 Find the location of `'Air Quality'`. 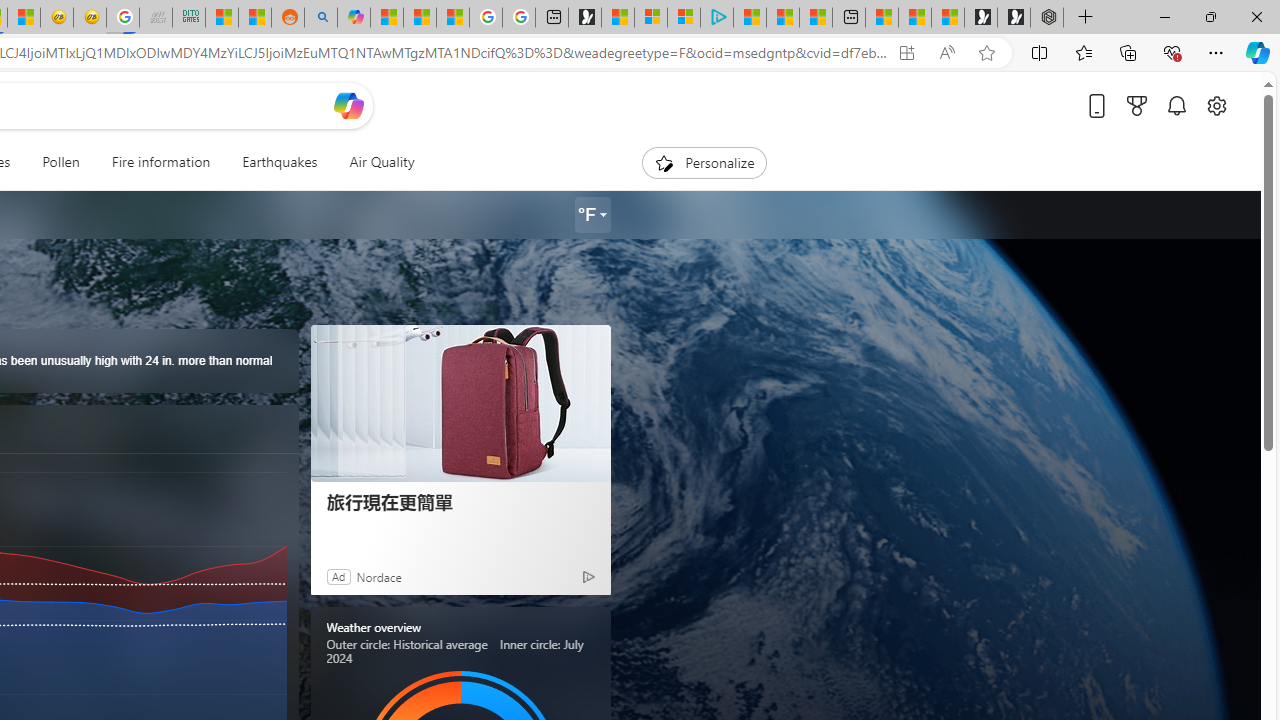

'Air Quality' is located at coordinates (382, 162).